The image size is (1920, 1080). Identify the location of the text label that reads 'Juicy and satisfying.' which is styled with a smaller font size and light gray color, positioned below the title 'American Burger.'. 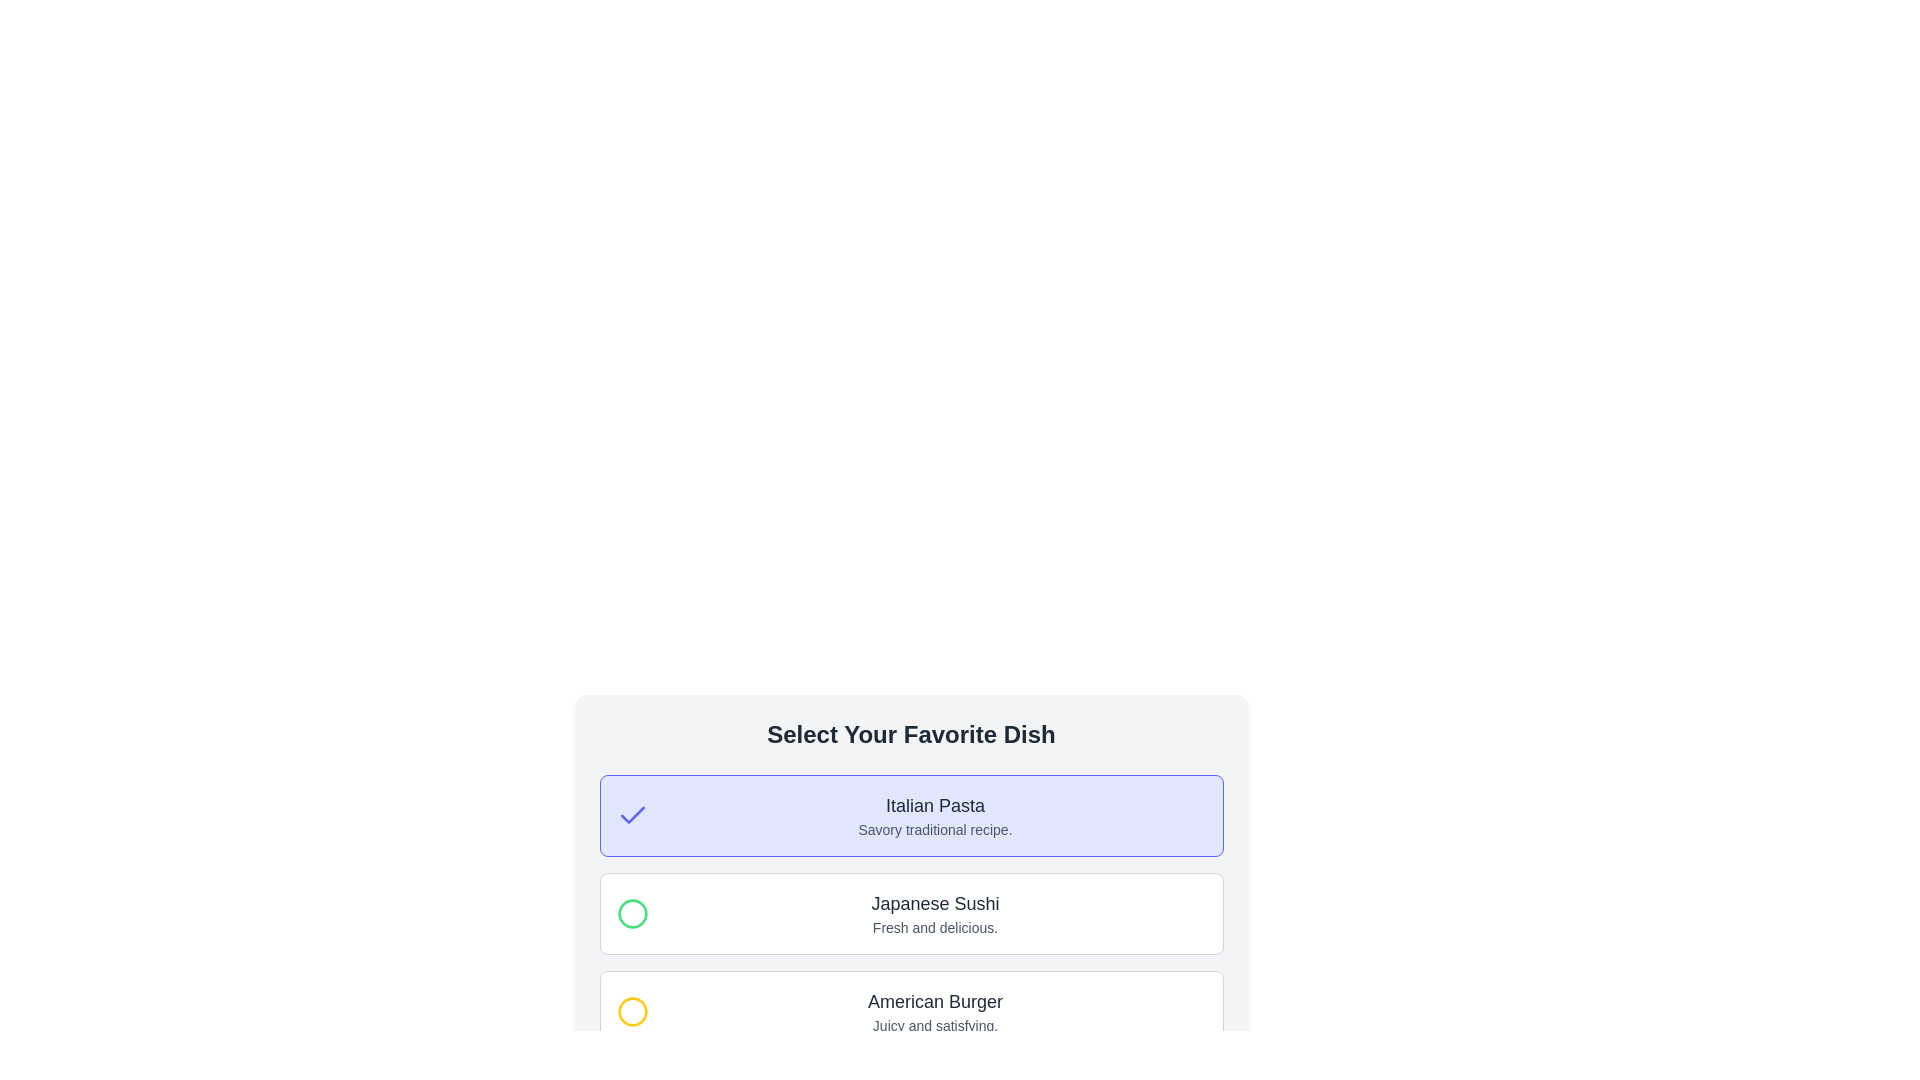
(934, 1026).